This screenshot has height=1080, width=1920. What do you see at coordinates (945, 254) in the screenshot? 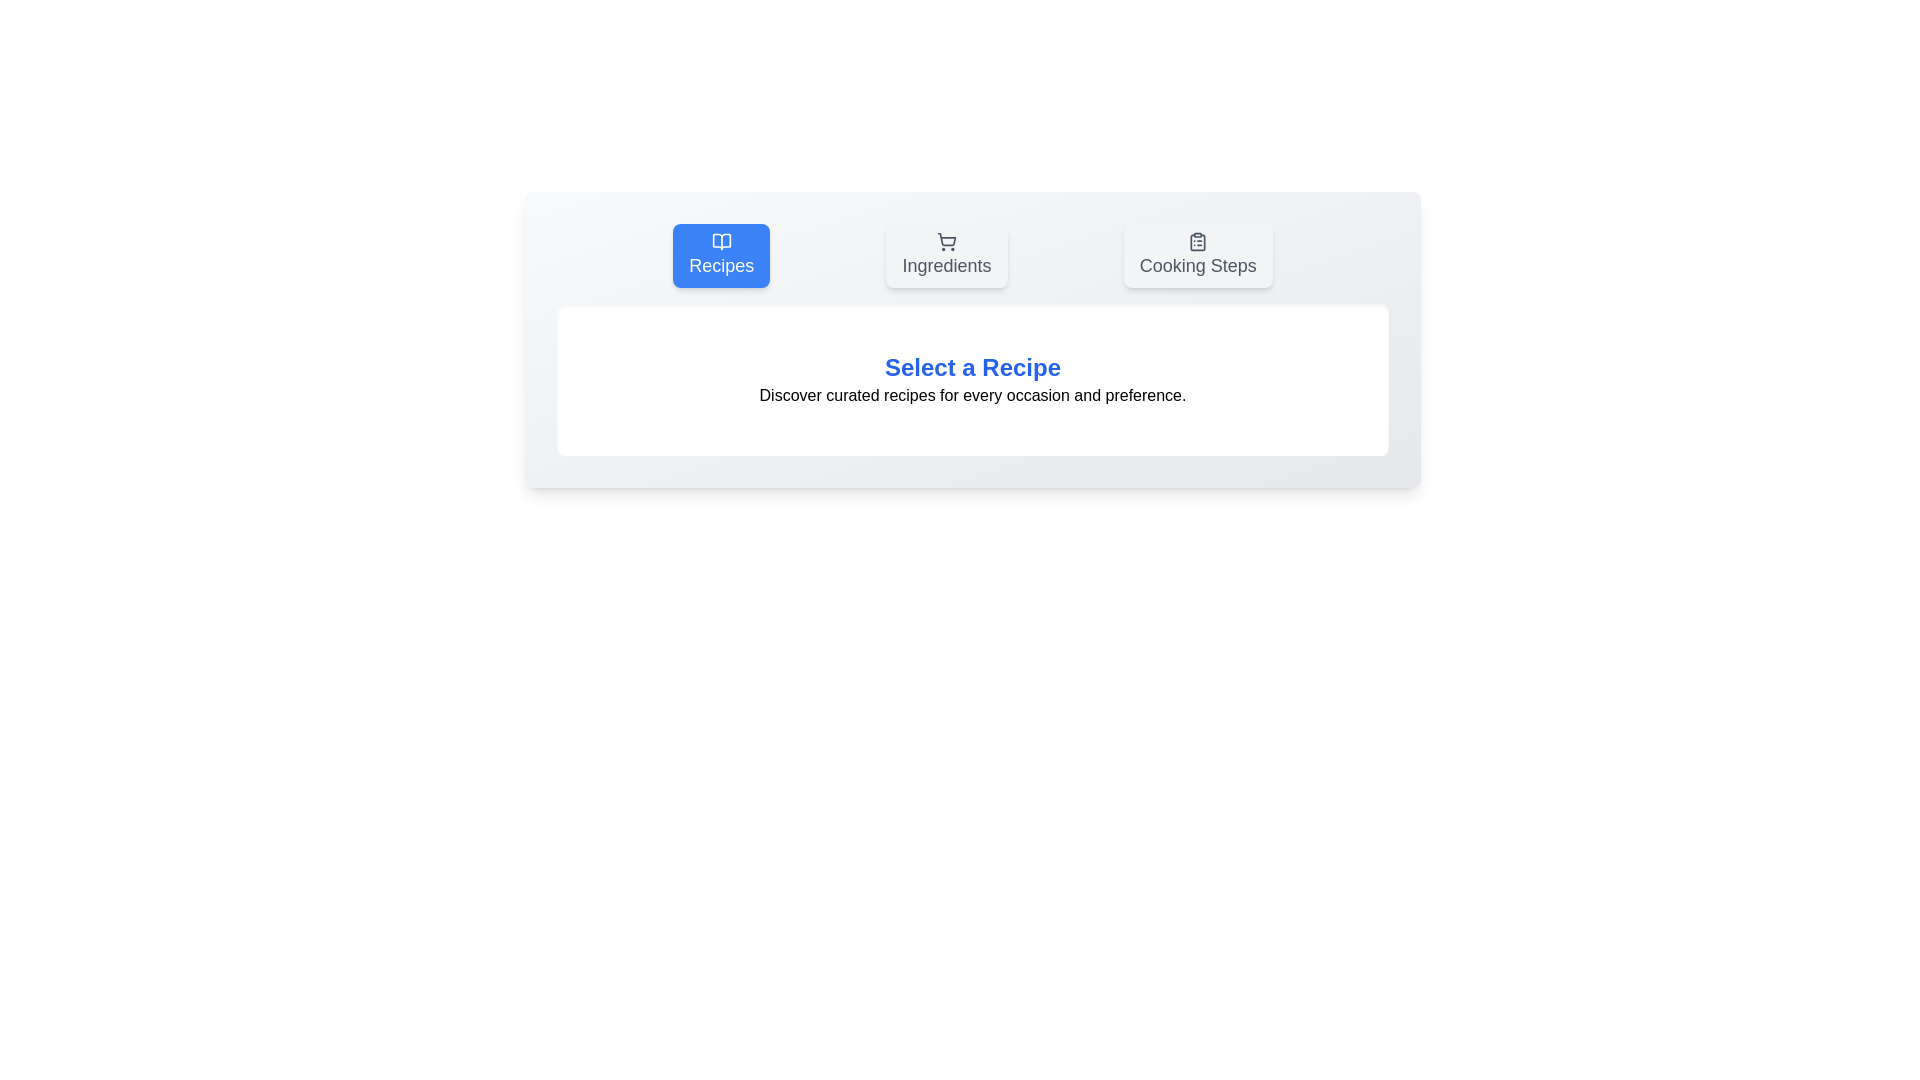
I see `the Ingredients tab by clicking on it` at bounding box center [945, 254].